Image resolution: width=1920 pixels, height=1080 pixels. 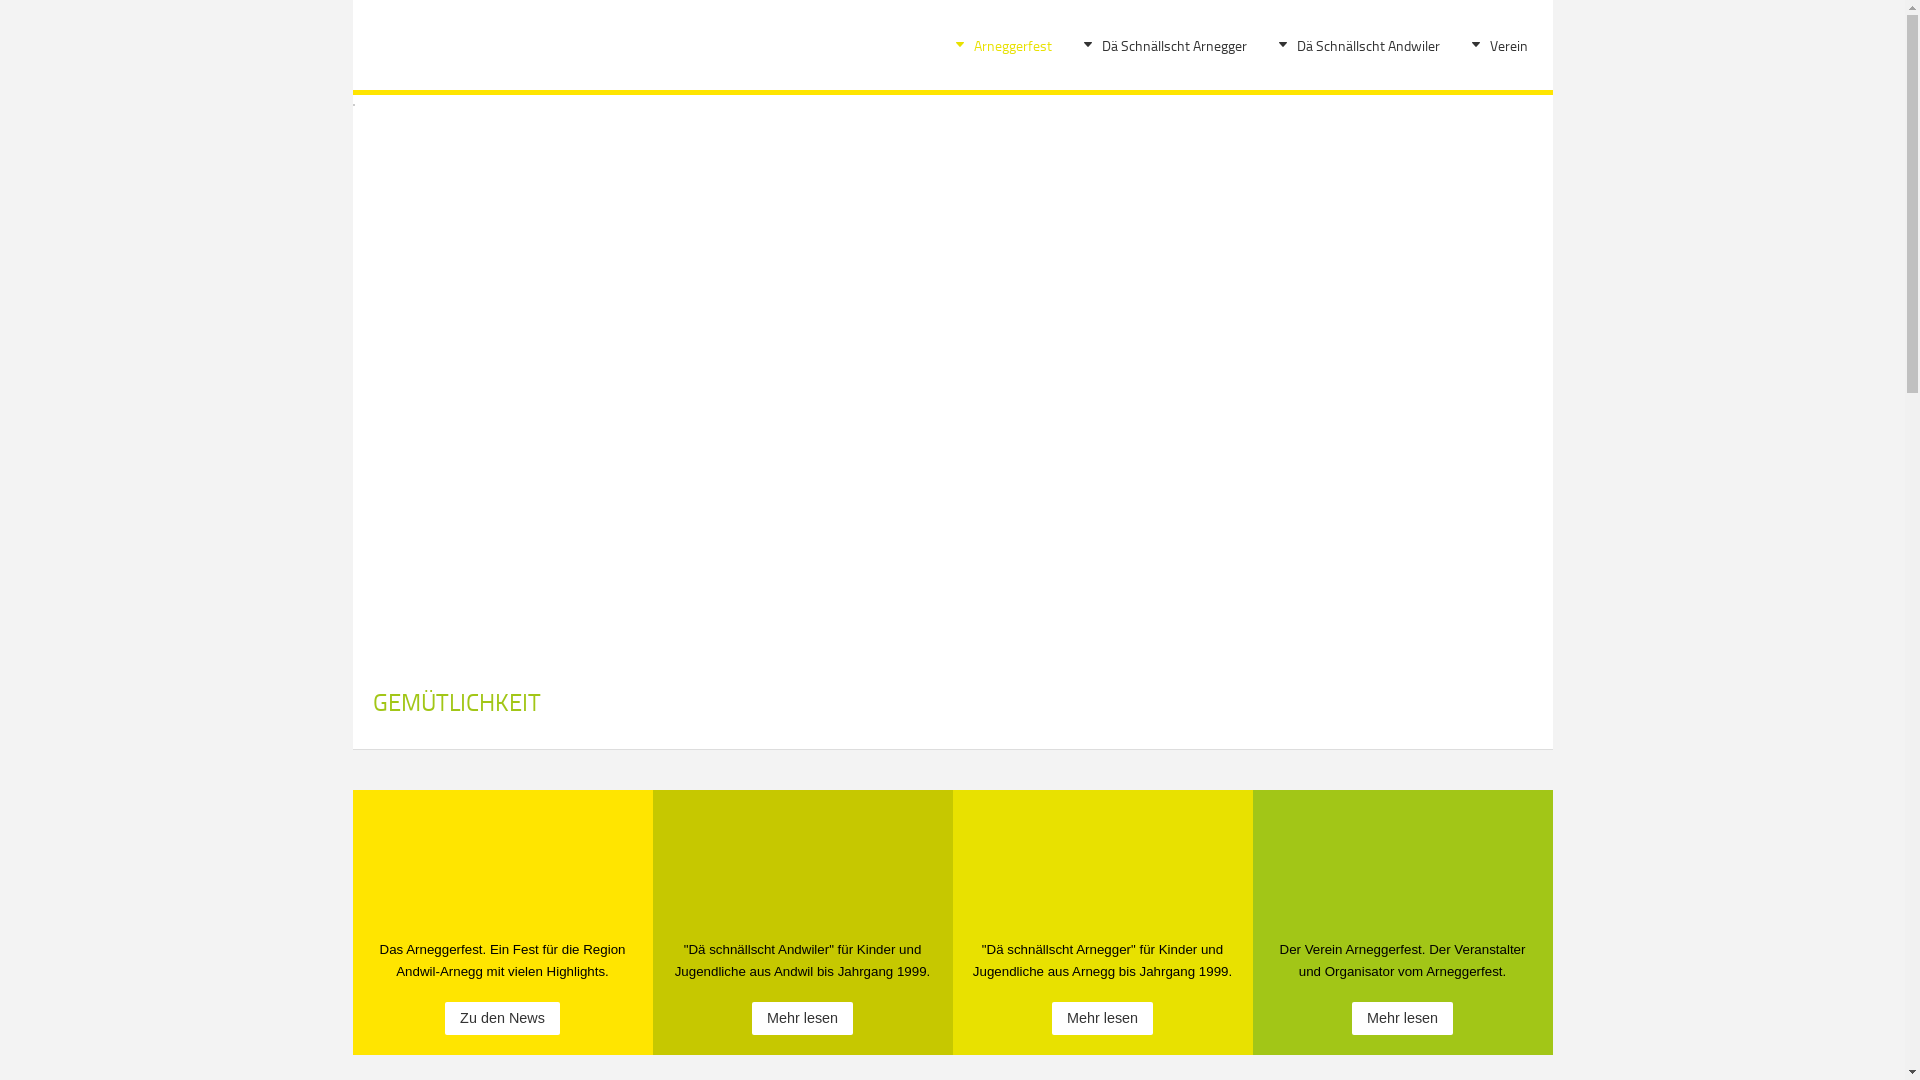 What do you see at coordinates (1401, 1018) in the screenshot?
I see `'Mehr lesen'` at bounding box center [1401, 1018].